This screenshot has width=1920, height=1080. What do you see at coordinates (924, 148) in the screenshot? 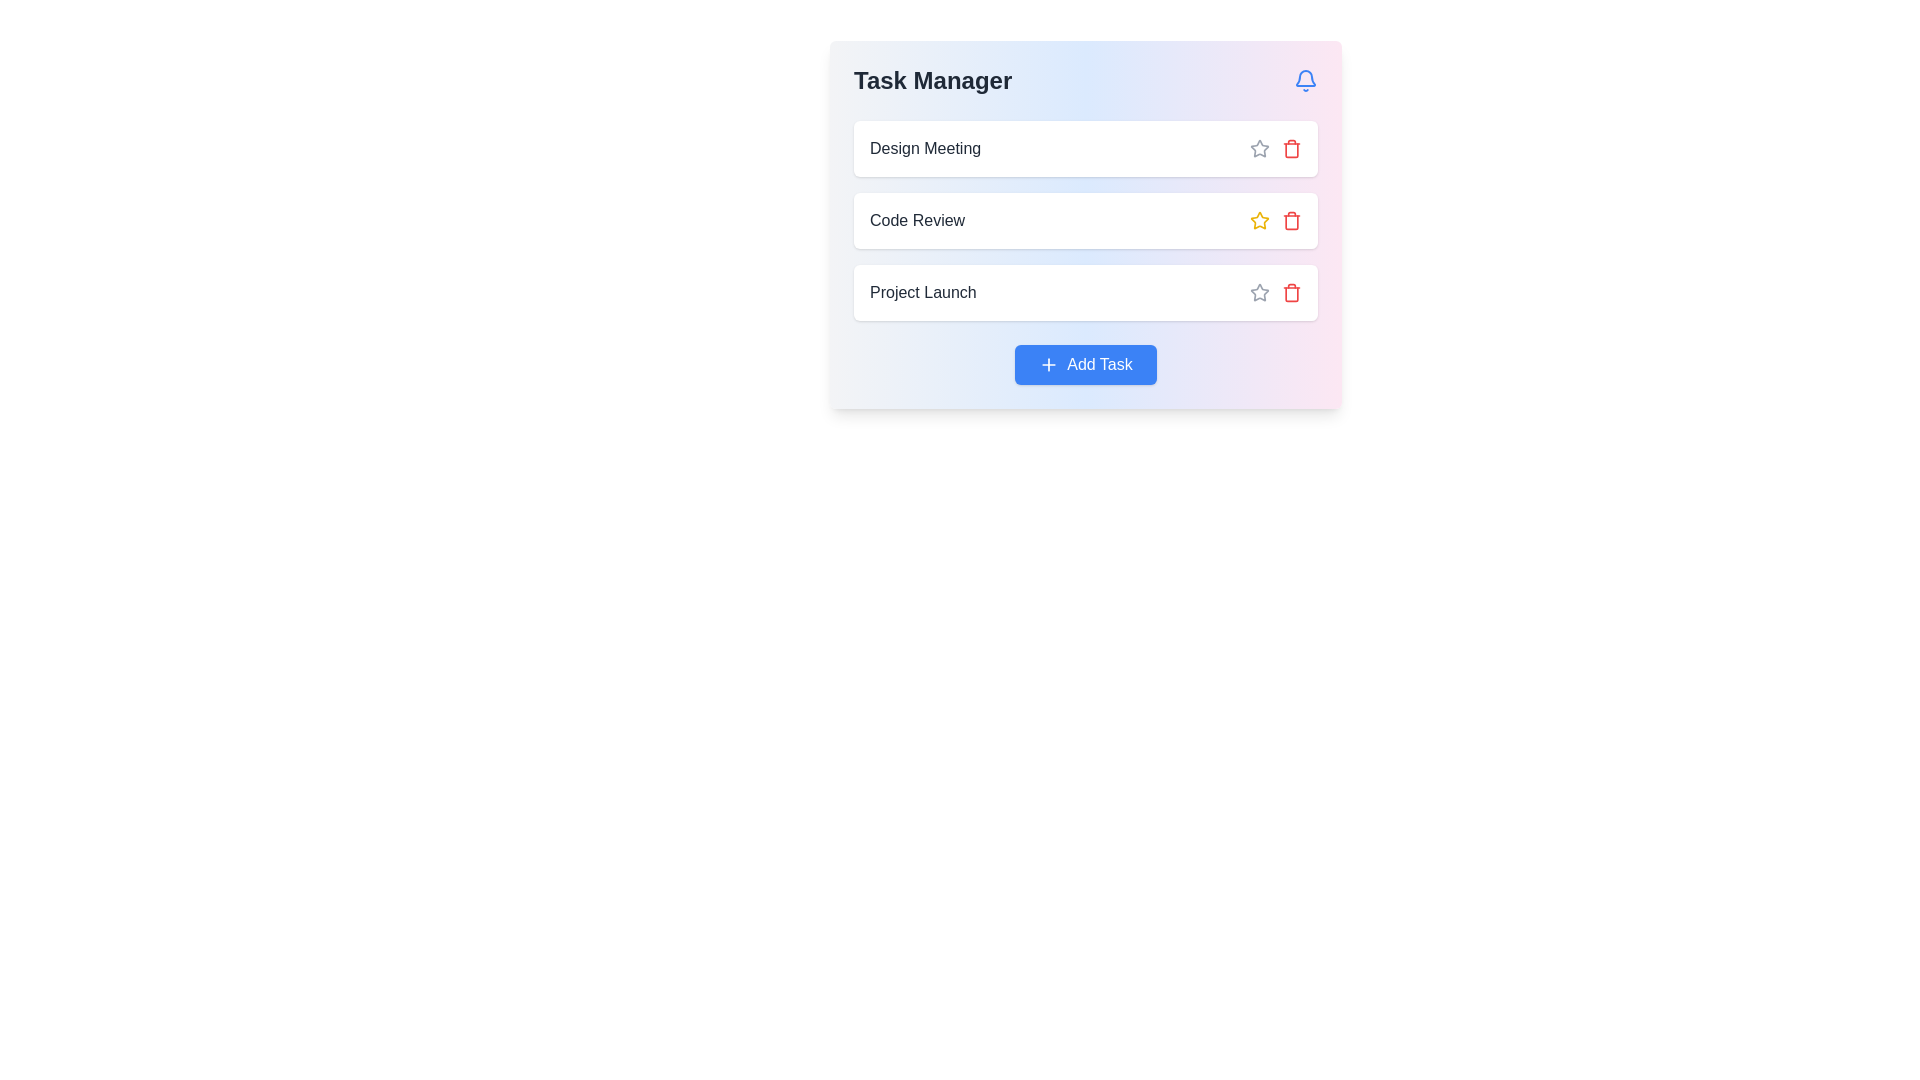
I see `the 'Design Meeting' text label` at bounding box center [924, 148].